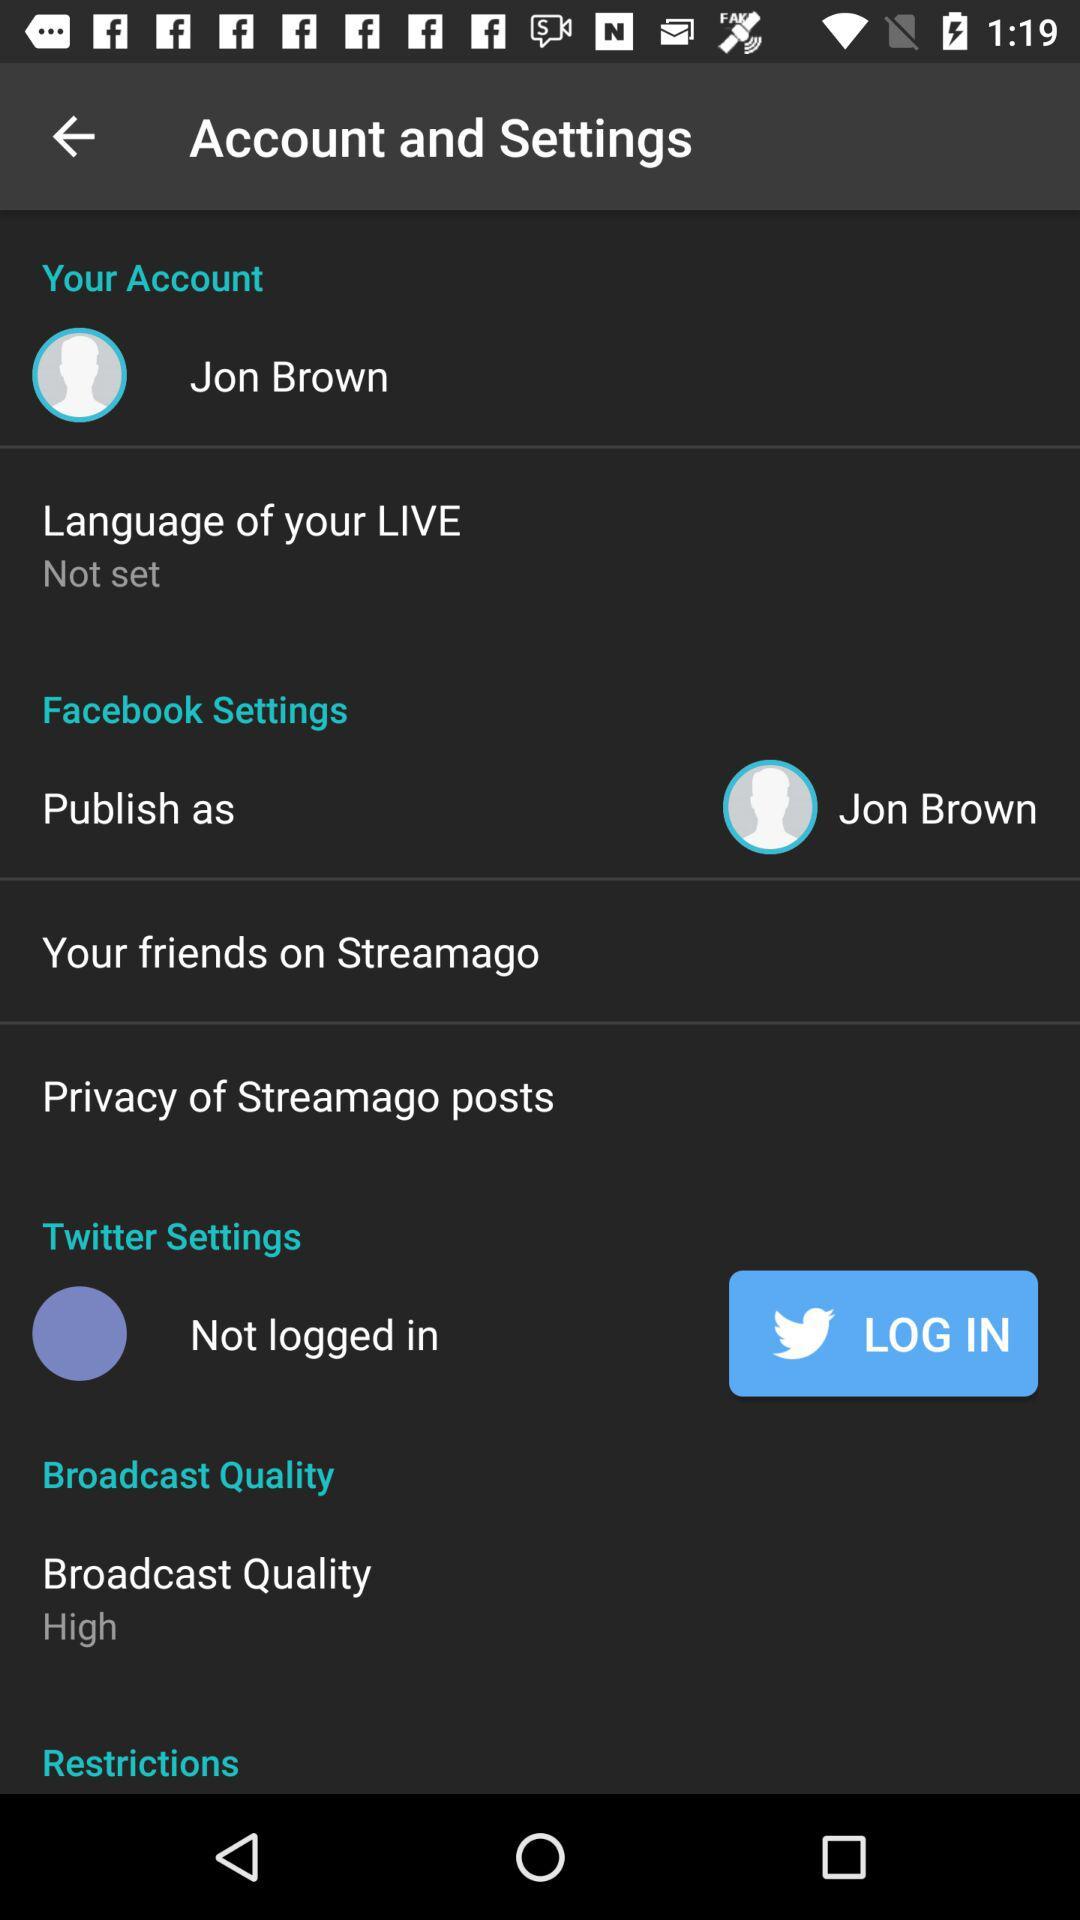  What do you see at coordinates (250, 518) in the screenshot?
I see `language of your item` at bounding box center [250, 518].